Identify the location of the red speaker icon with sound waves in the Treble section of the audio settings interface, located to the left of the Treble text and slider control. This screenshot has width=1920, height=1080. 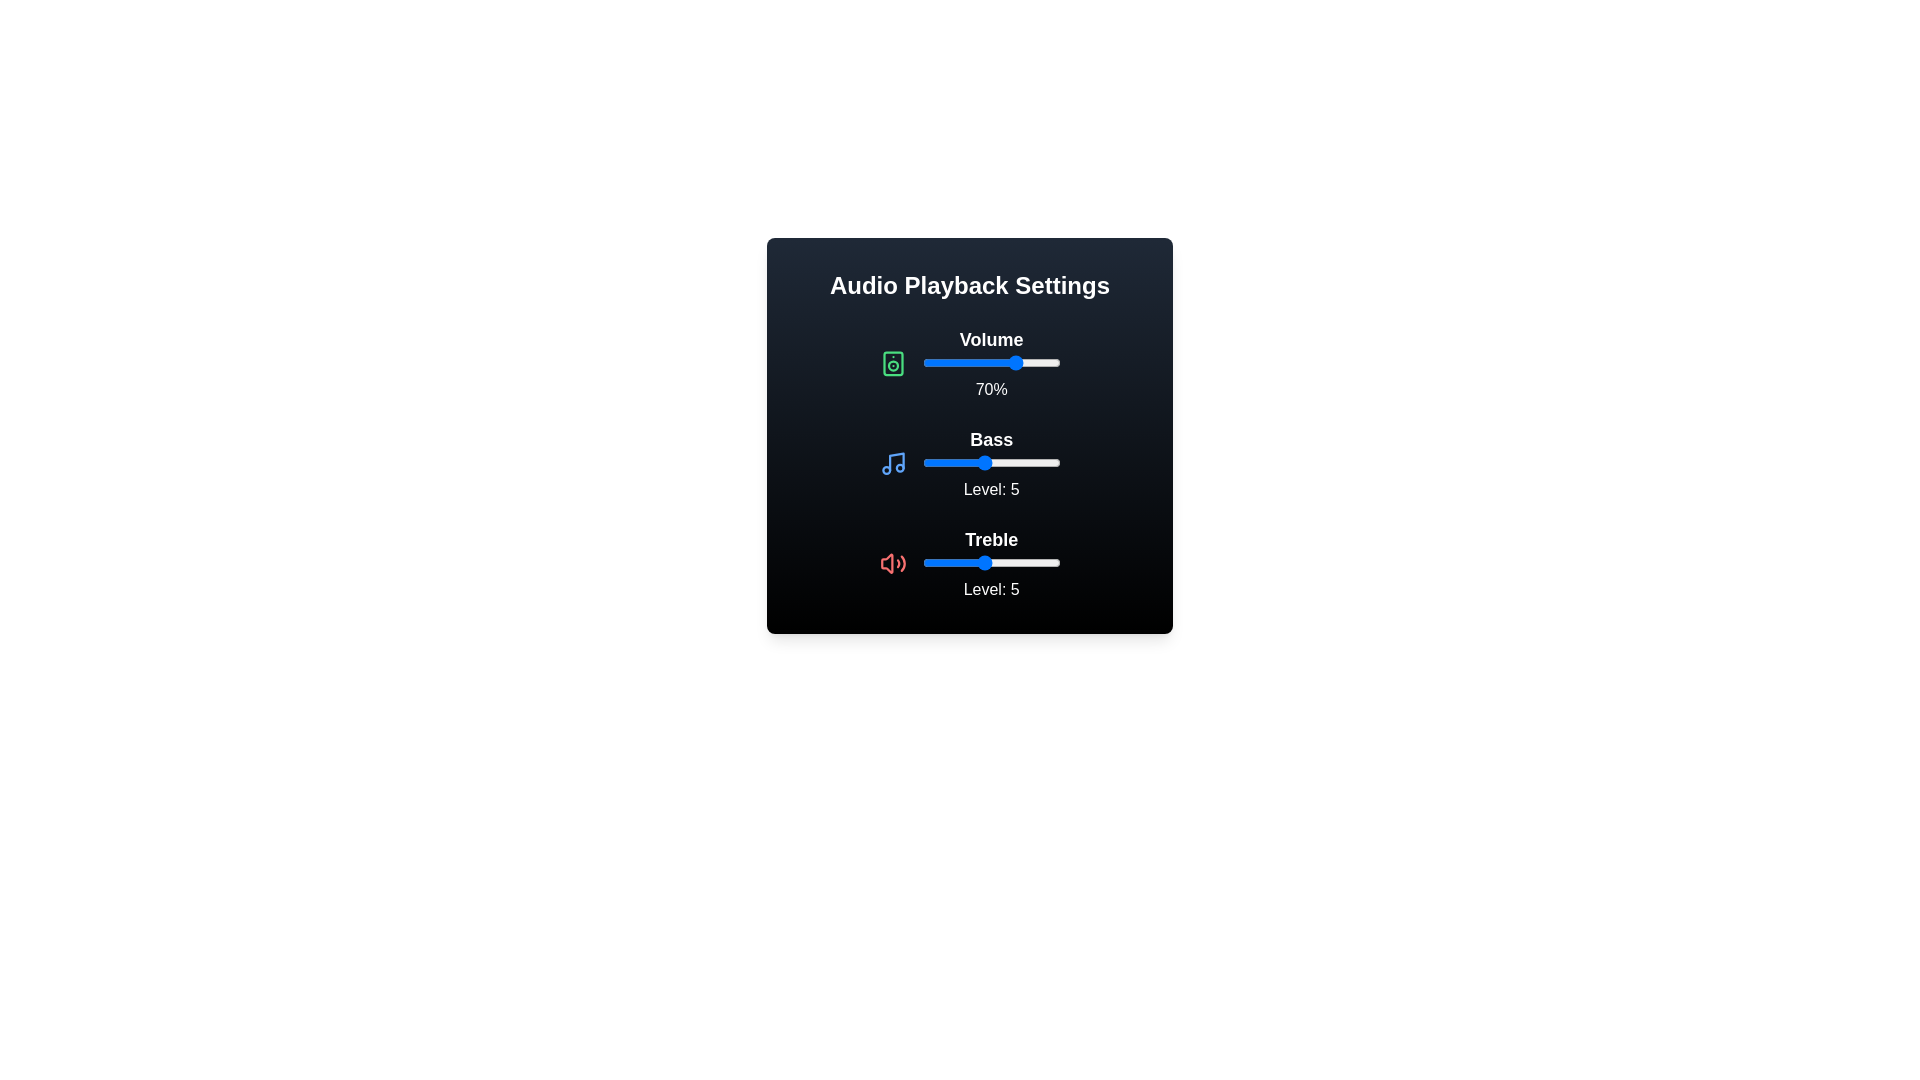
(892, 563).